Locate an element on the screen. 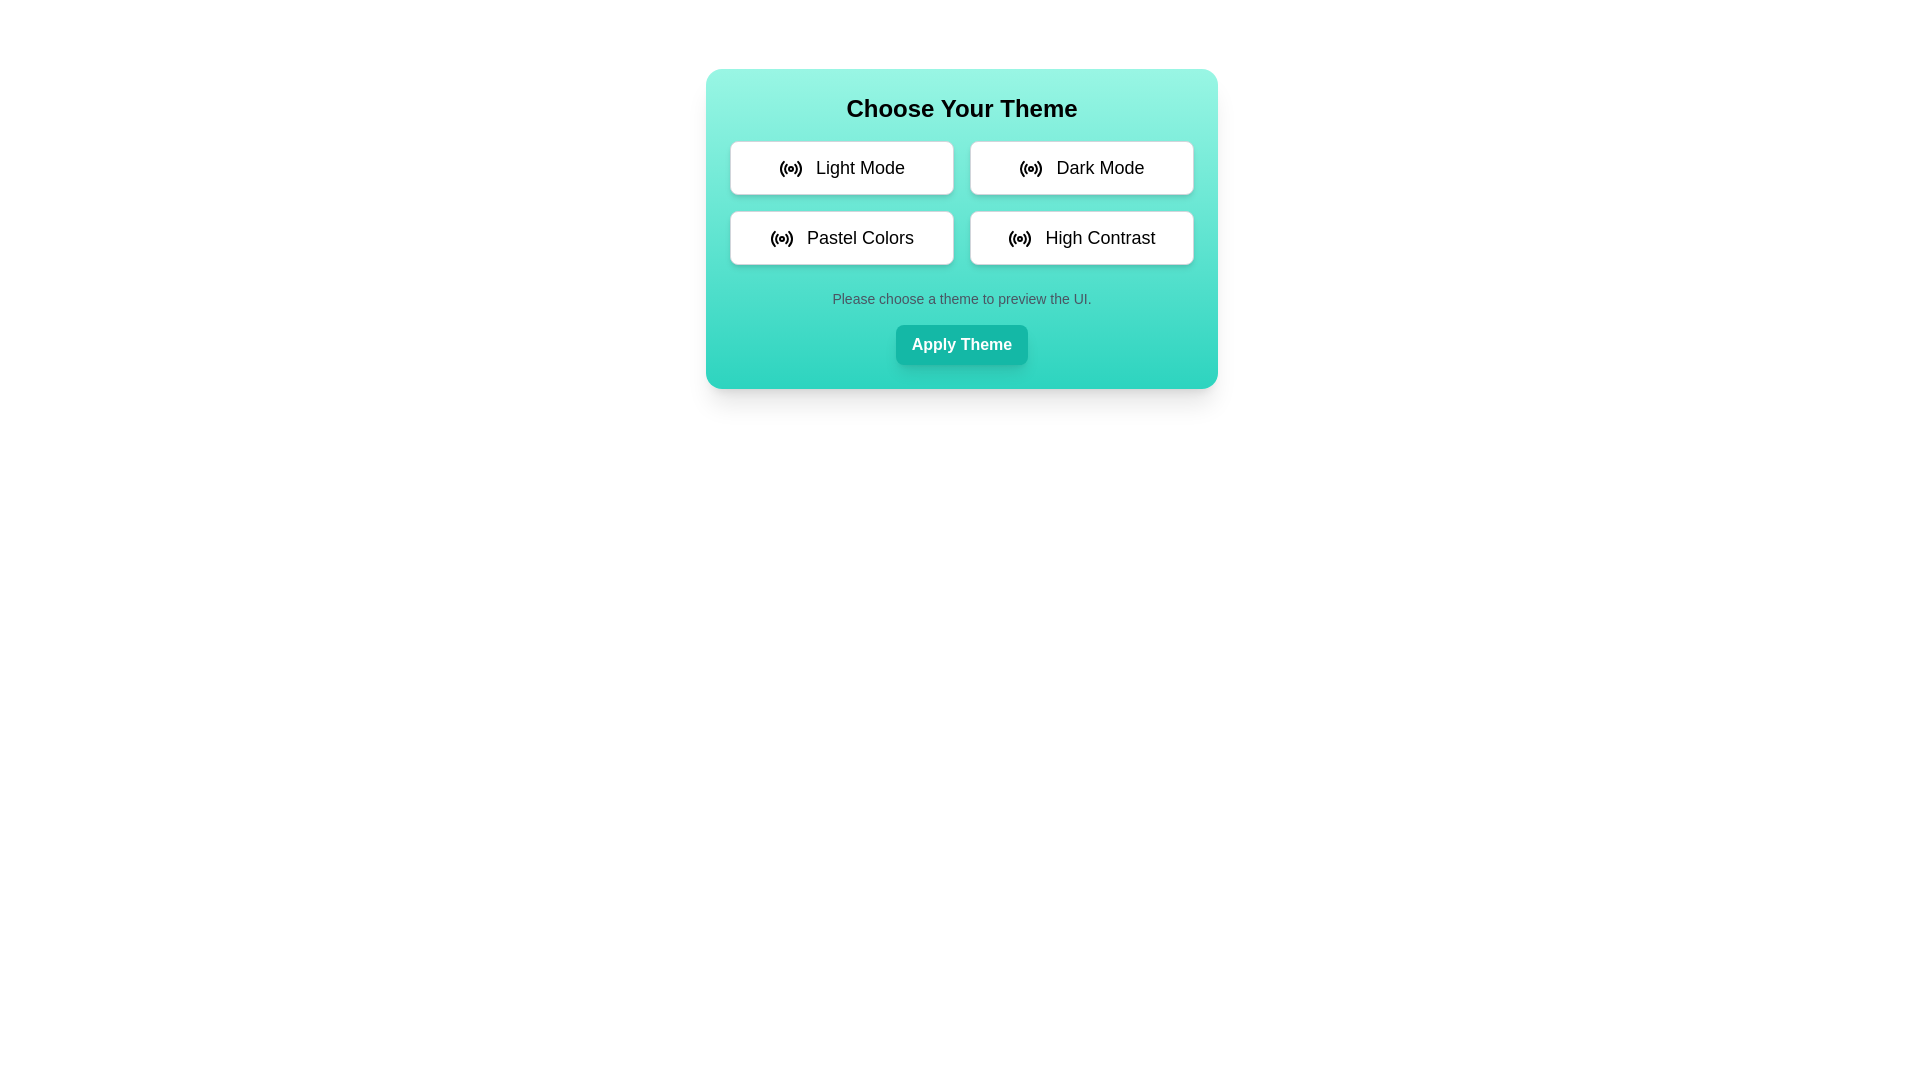  the 'Dark Mode' button located at the top right of the options grid to navigate via keyboard is located at coordinates (1080, 167).